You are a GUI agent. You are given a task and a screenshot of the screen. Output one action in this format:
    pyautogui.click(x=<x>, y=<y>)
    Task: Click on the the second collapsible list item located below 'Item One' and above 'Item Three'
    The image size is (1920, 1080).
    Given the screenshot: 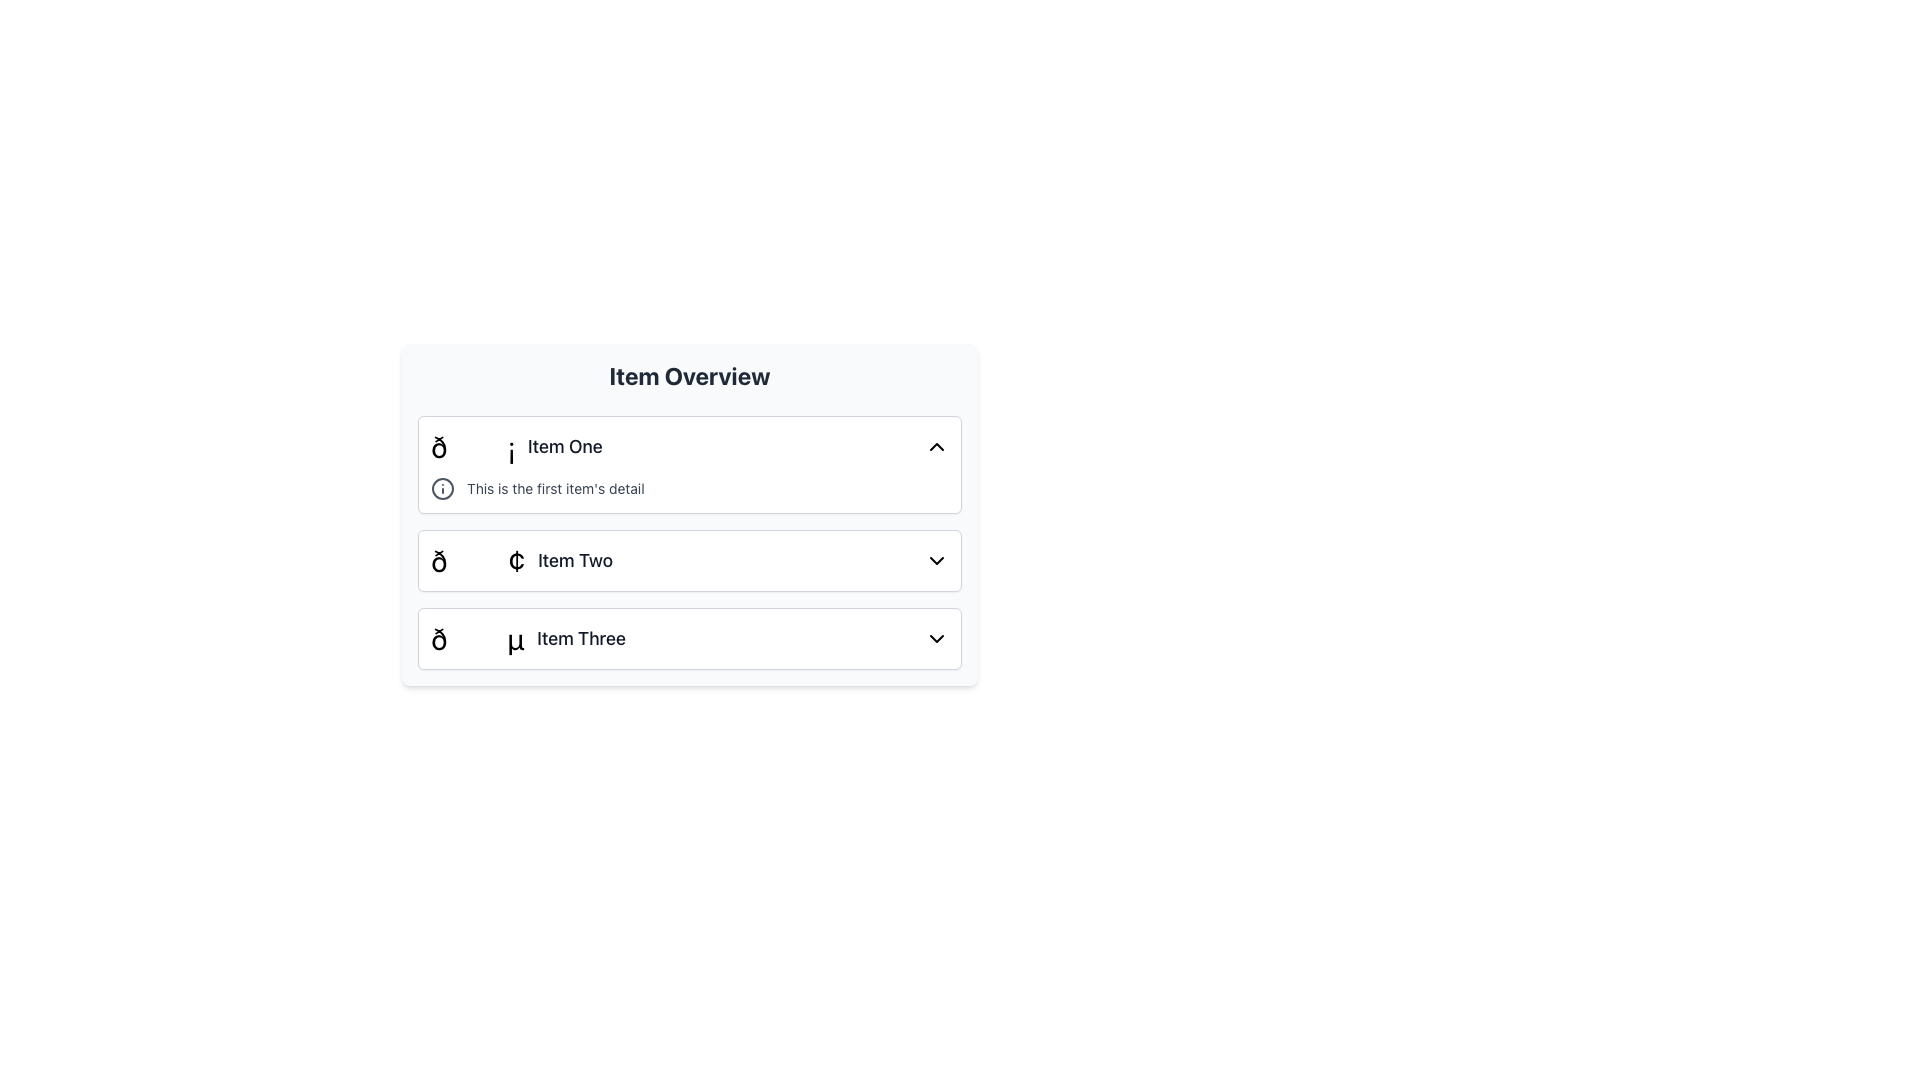 What is the action you would take?
    pyautogui.click(x=690, y=560)
    